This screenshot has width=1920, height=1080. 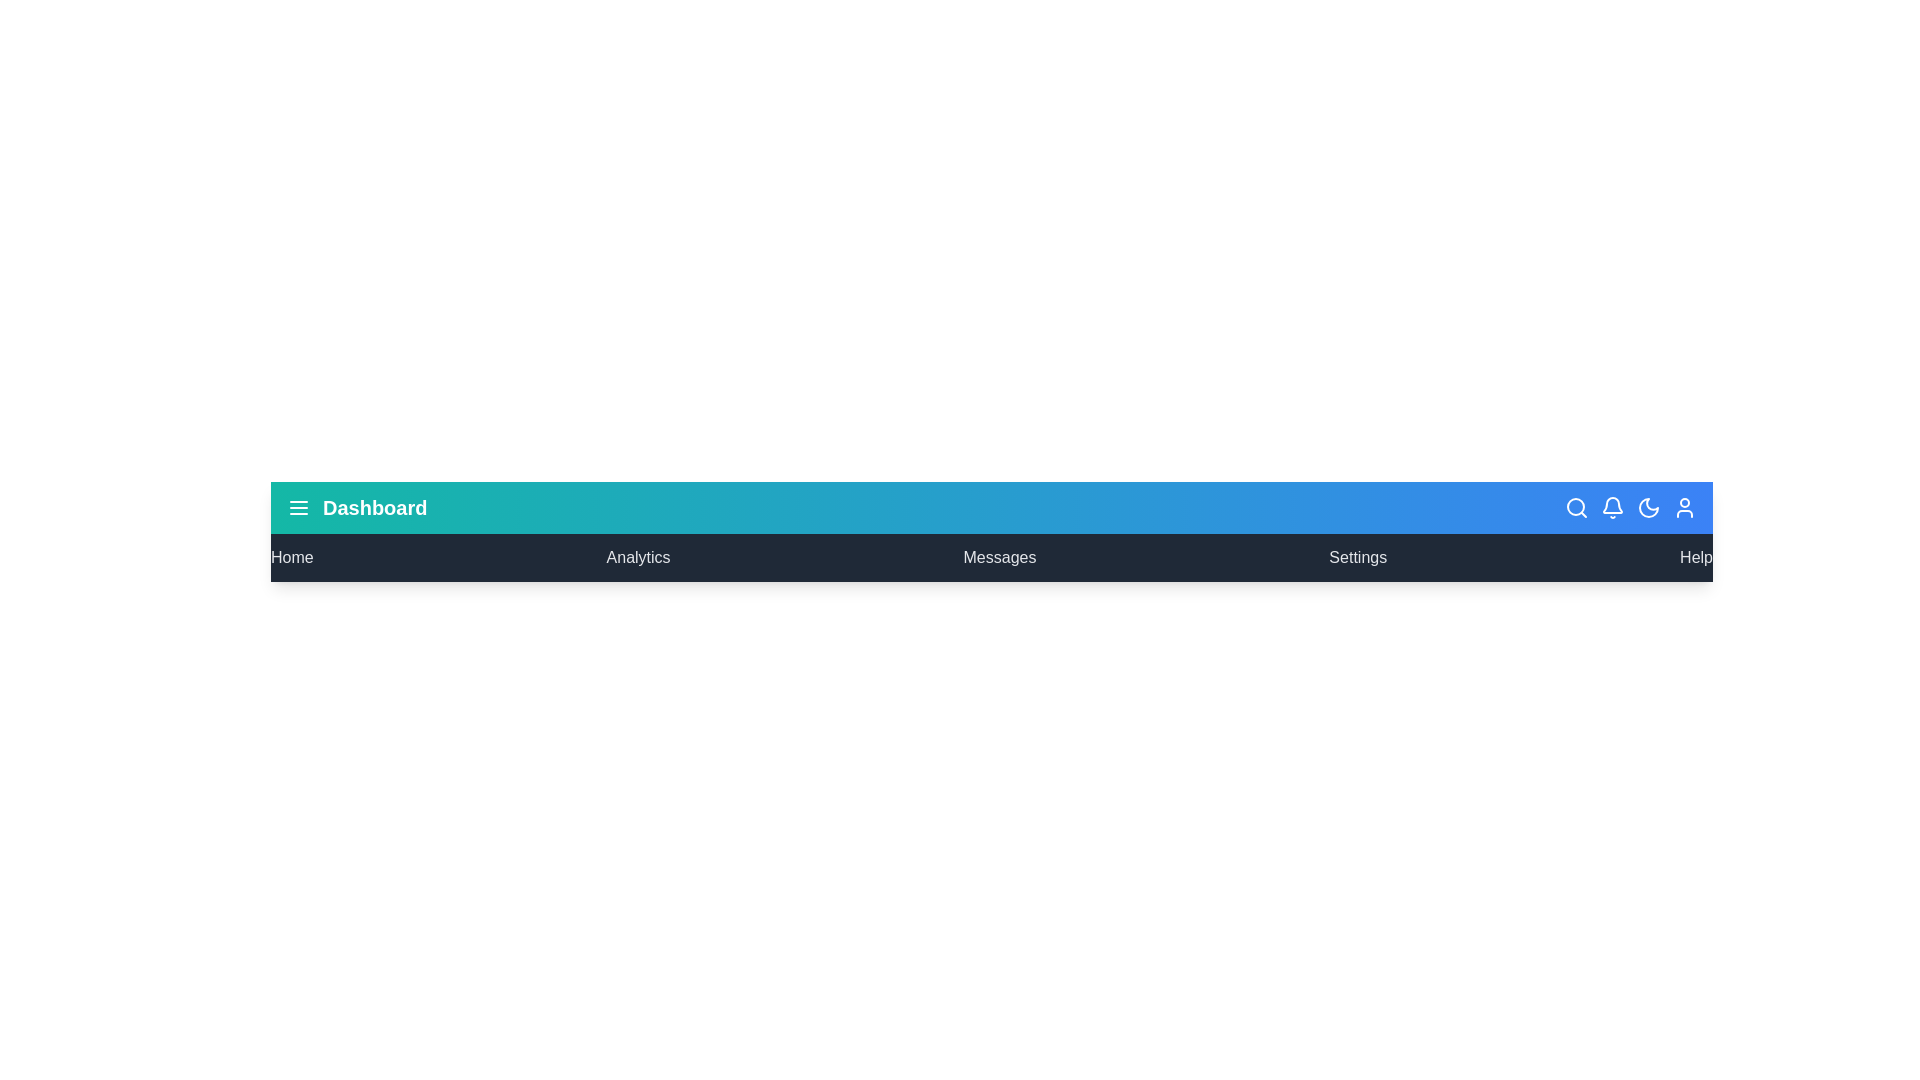 I want to click on the menu item Home to navigate to the respective section, so click(x=291, y=558).